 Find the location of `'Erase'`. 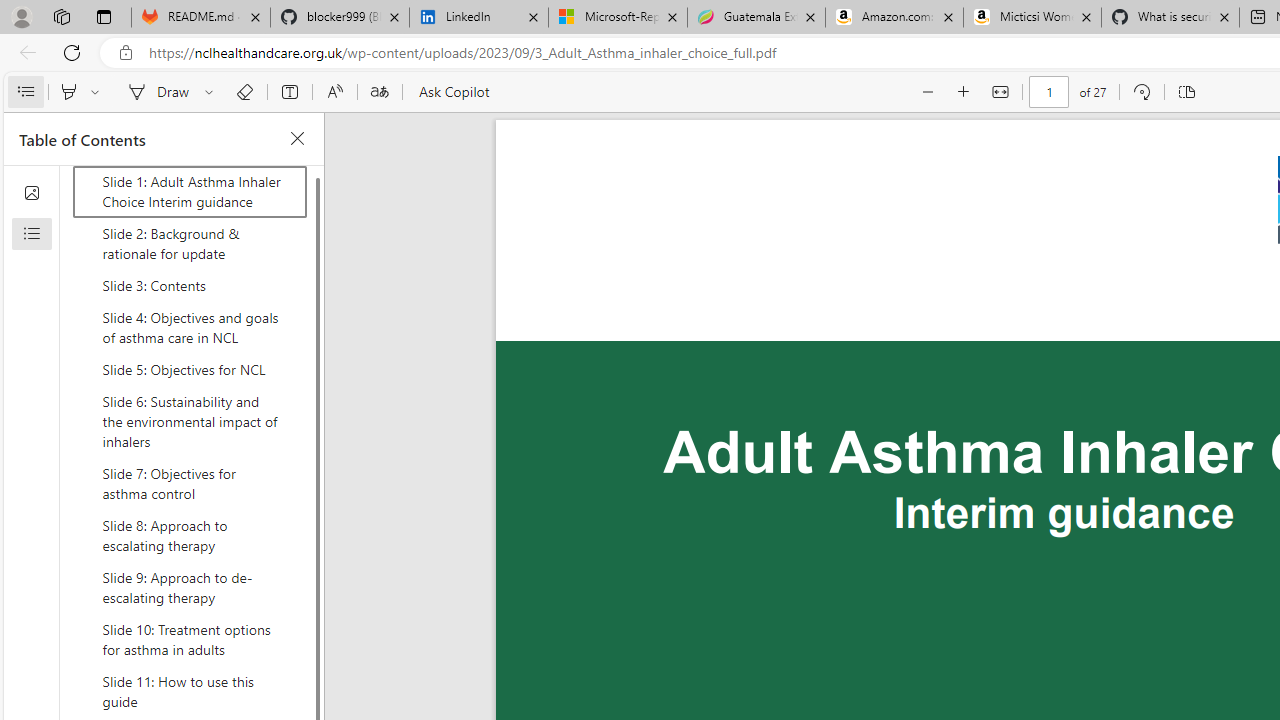

'Erase' is located at coordinates (243, 92).